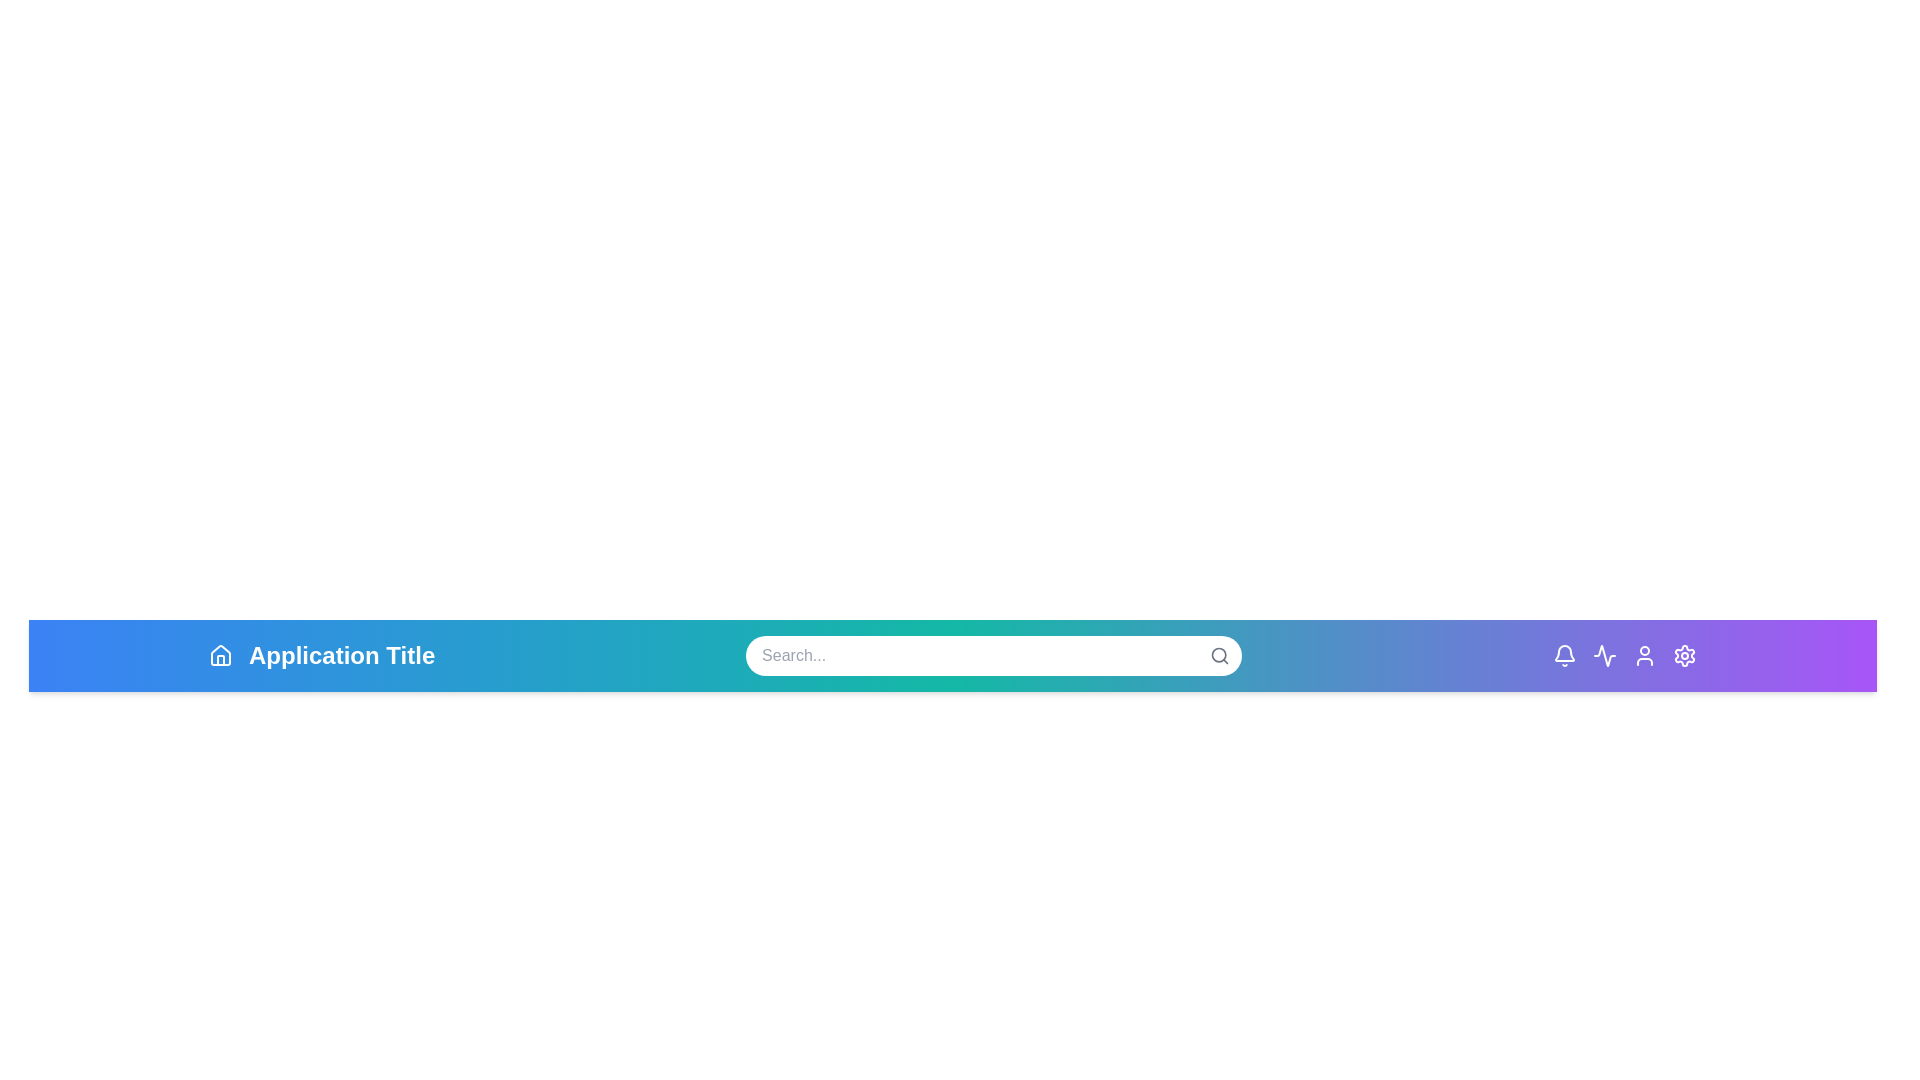  I want to click on the Home icon to navigate to the home page, so click(220, 655).